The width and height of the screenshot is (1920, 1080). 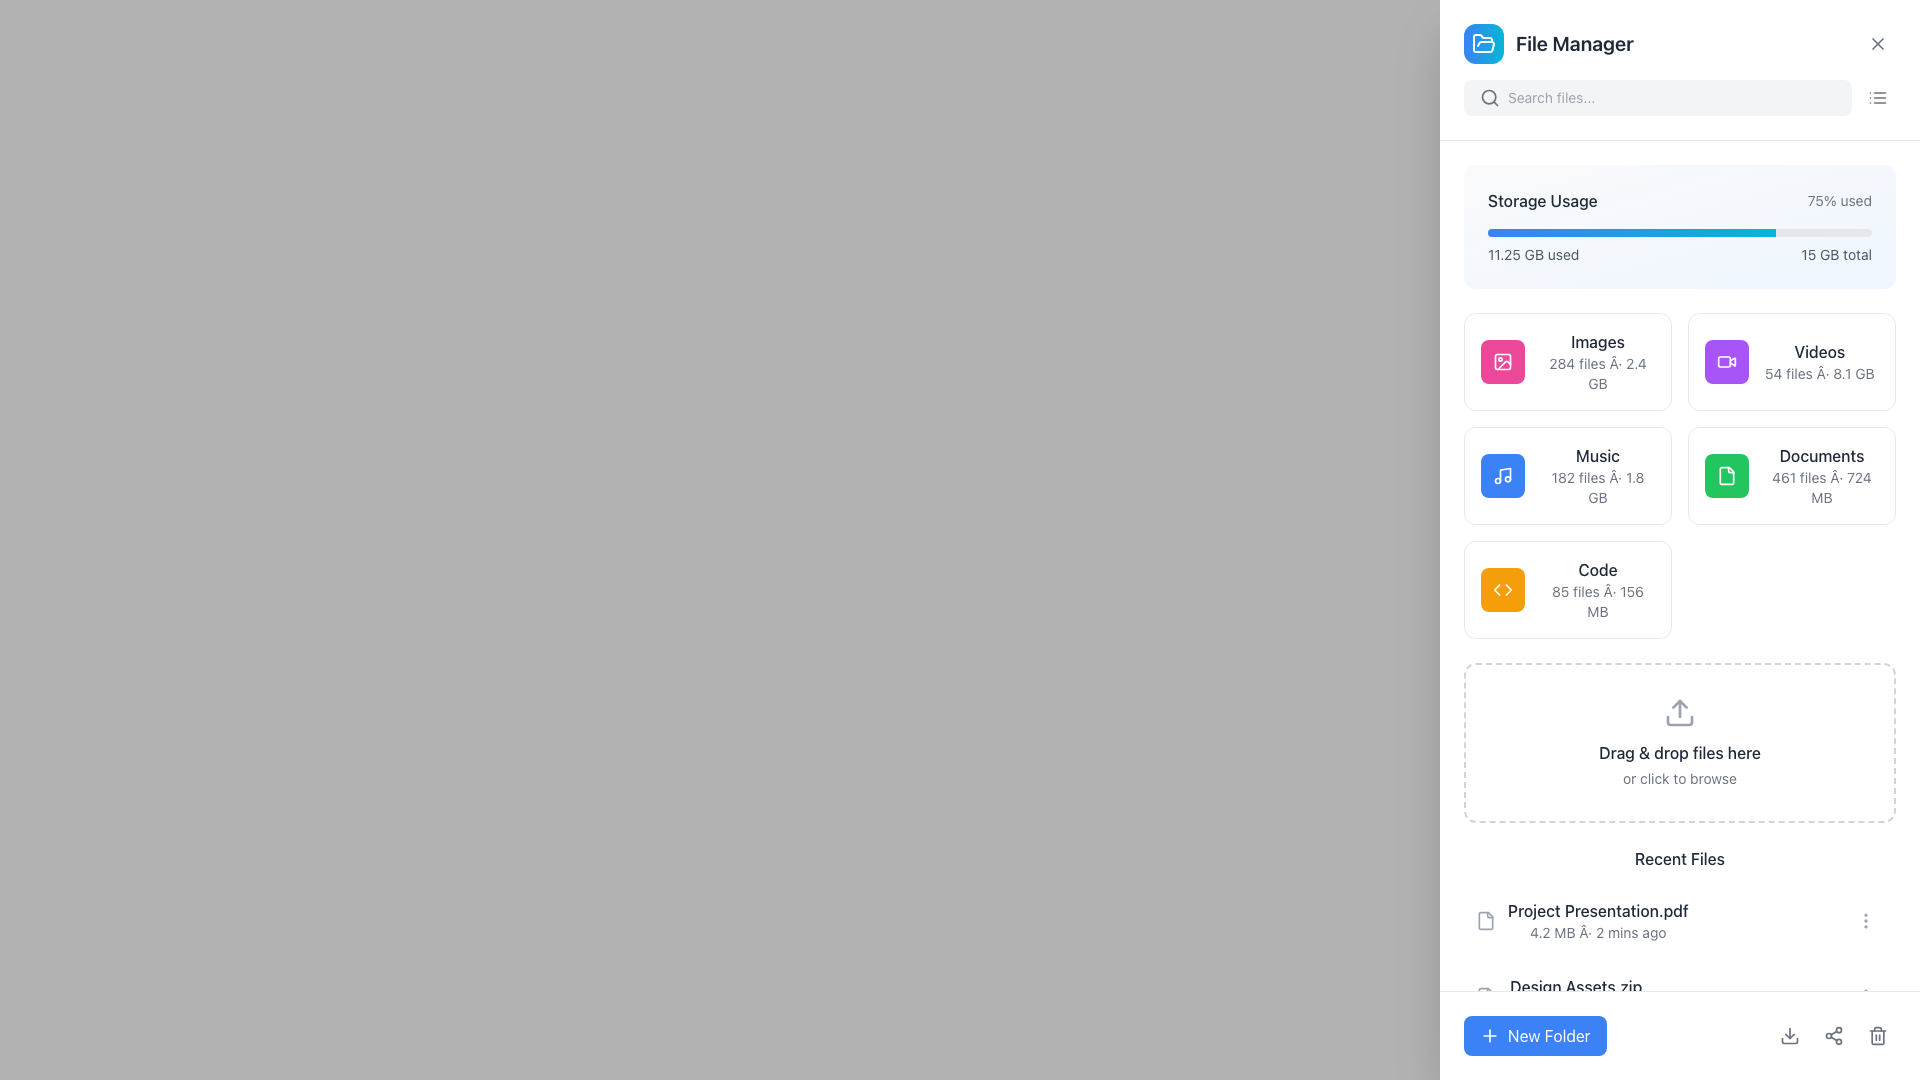 I want to click on the sharing button, which is the second icon from the left in a horizontal row at the bottom-right corner of the application, so click(x=1833, y=1035).